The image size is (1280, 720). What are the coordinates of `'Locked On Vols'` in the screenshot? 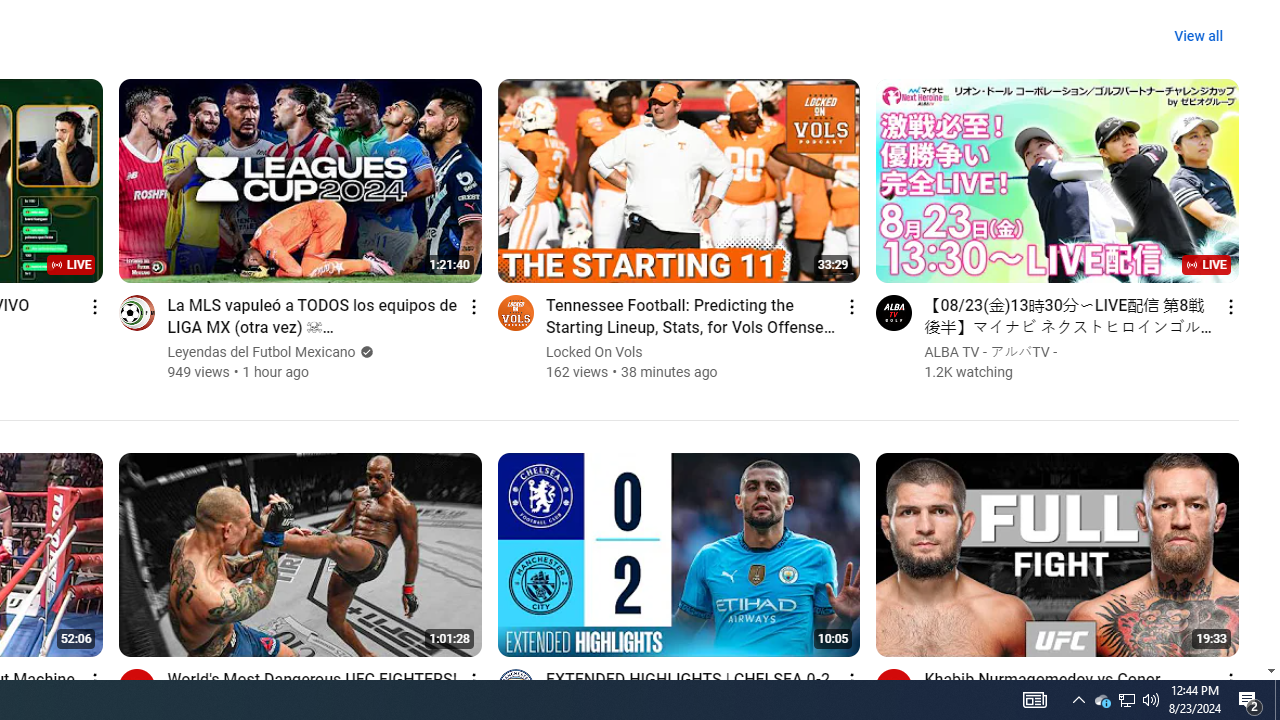 It's located at (593, 351).